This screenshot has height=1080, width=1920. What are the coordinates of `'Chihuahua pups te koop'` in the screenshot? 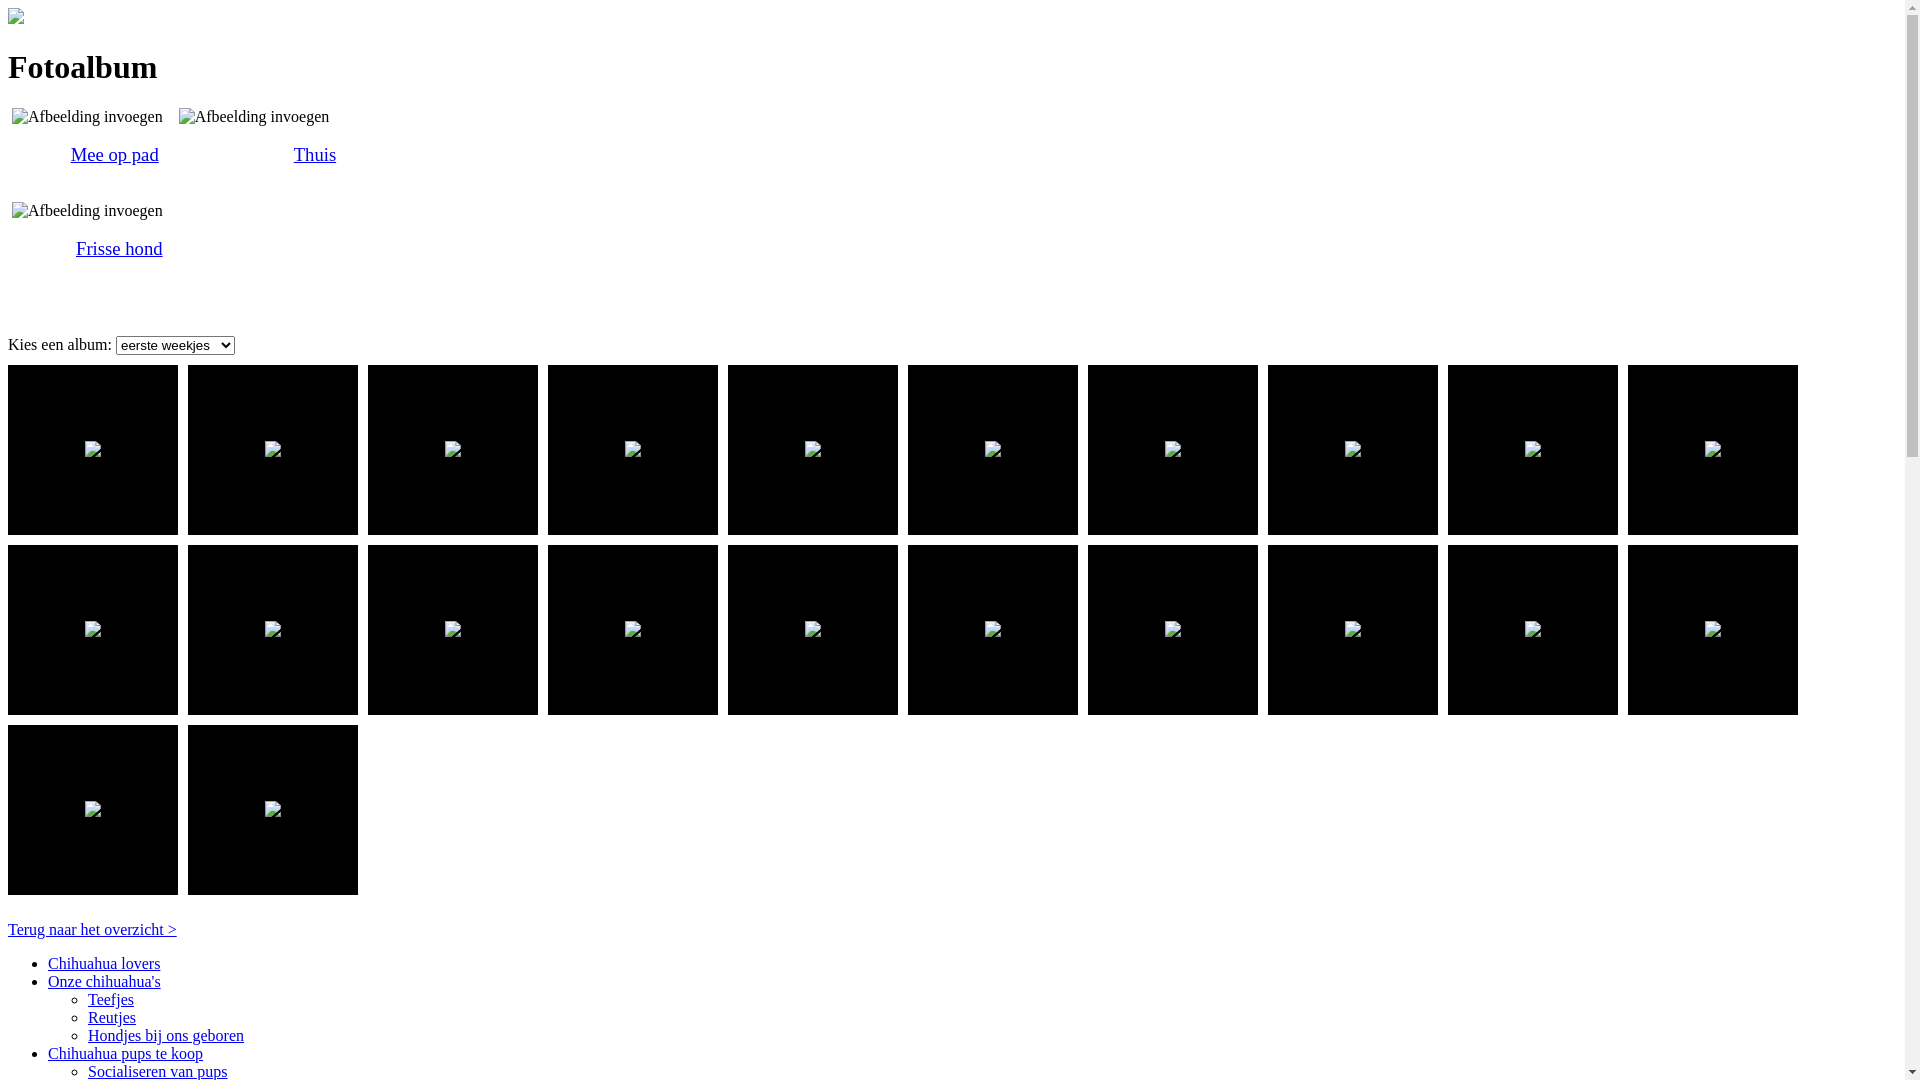 It's located at (124, 1052).